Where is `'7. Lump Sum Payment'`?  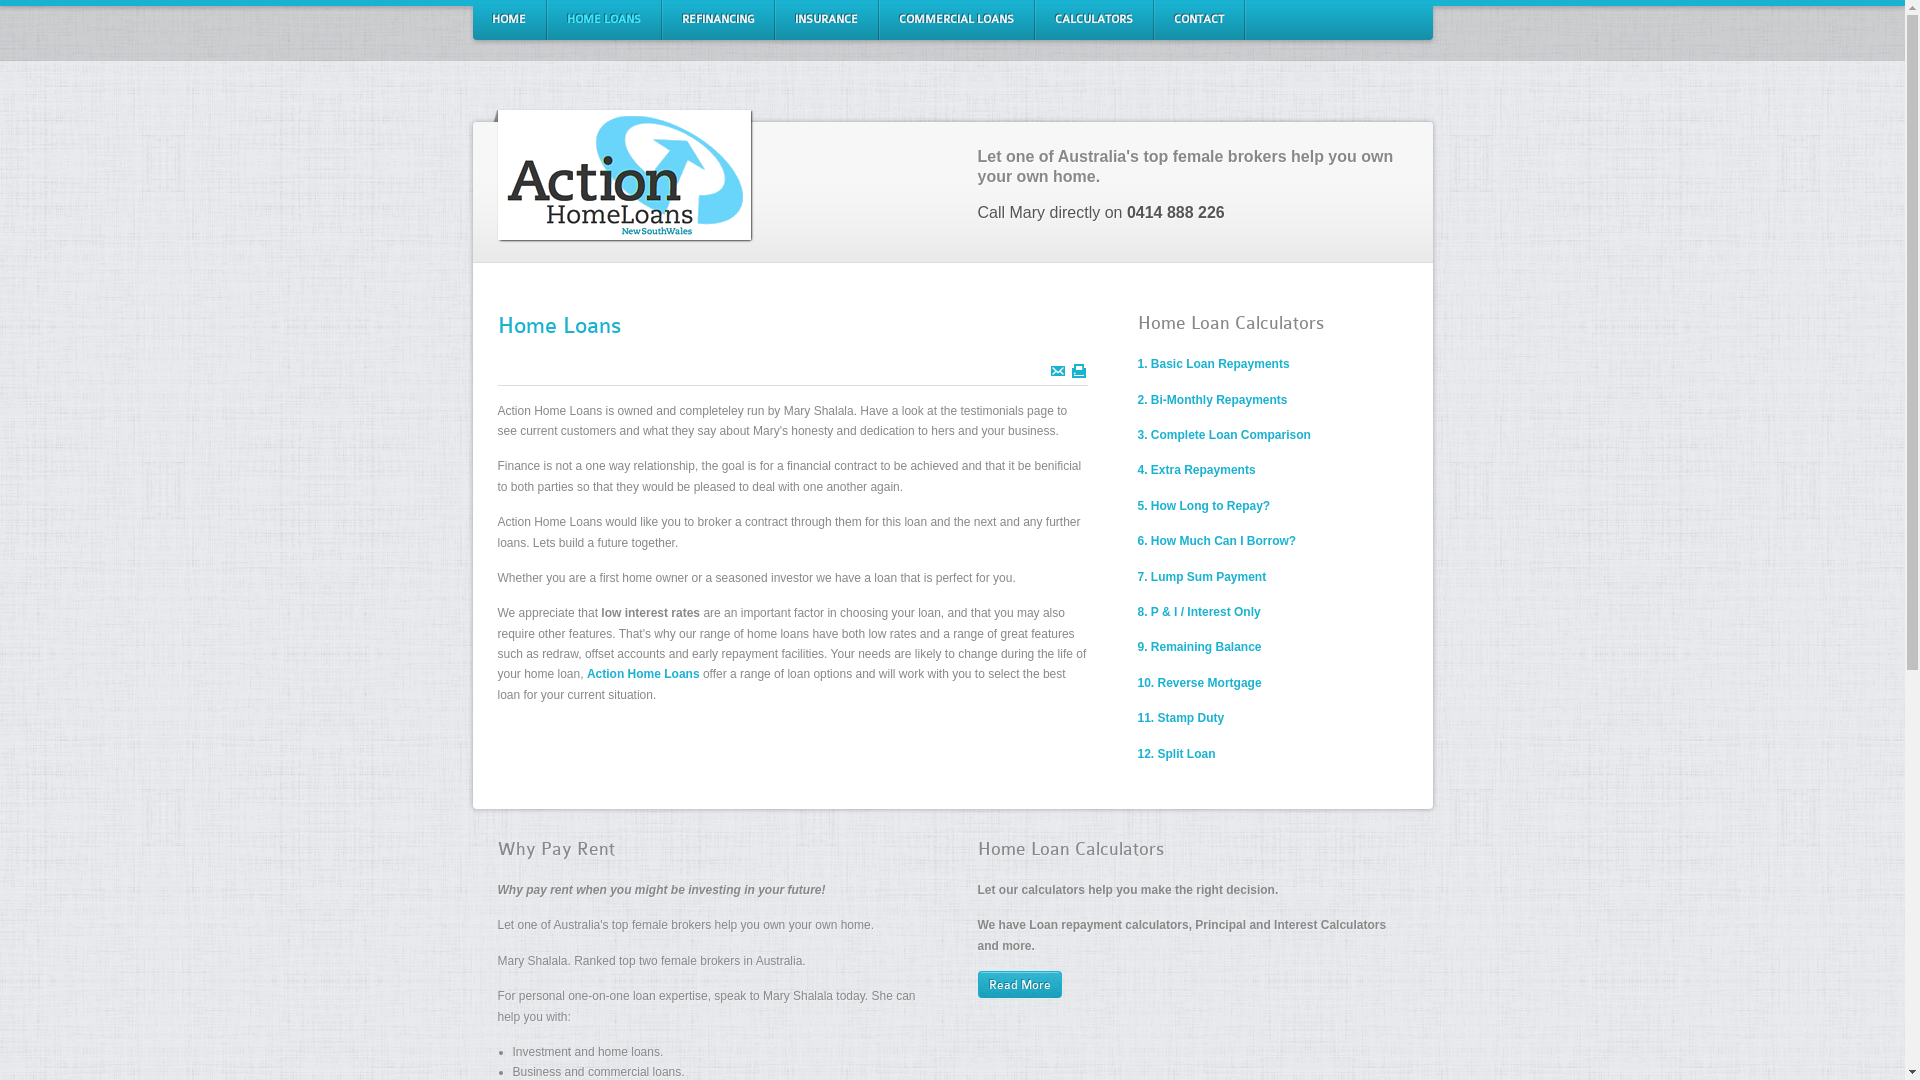
'7. Lump Sum Payment' is located at coordinates (1137, 577).